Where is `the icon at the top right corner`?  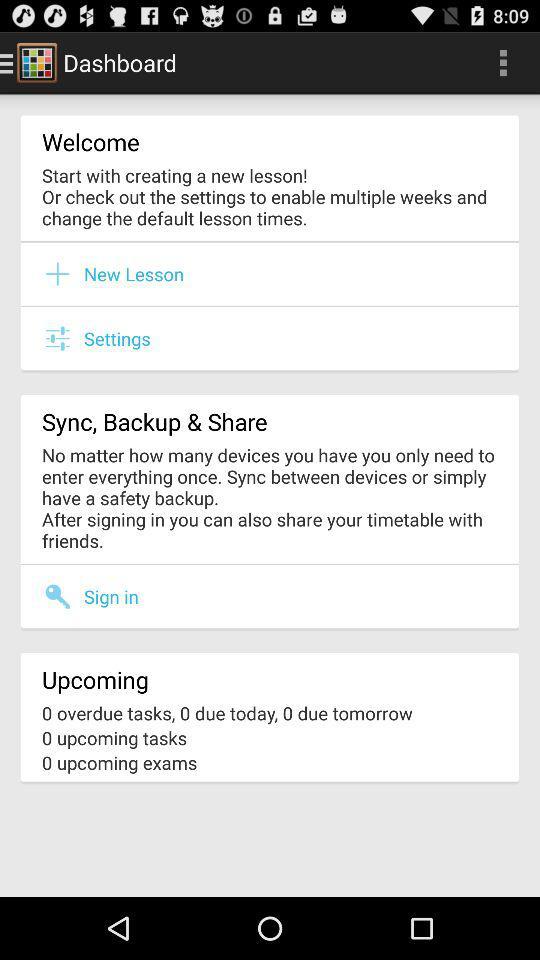
the icon at the top right corner is located at coordinates (502, 62).